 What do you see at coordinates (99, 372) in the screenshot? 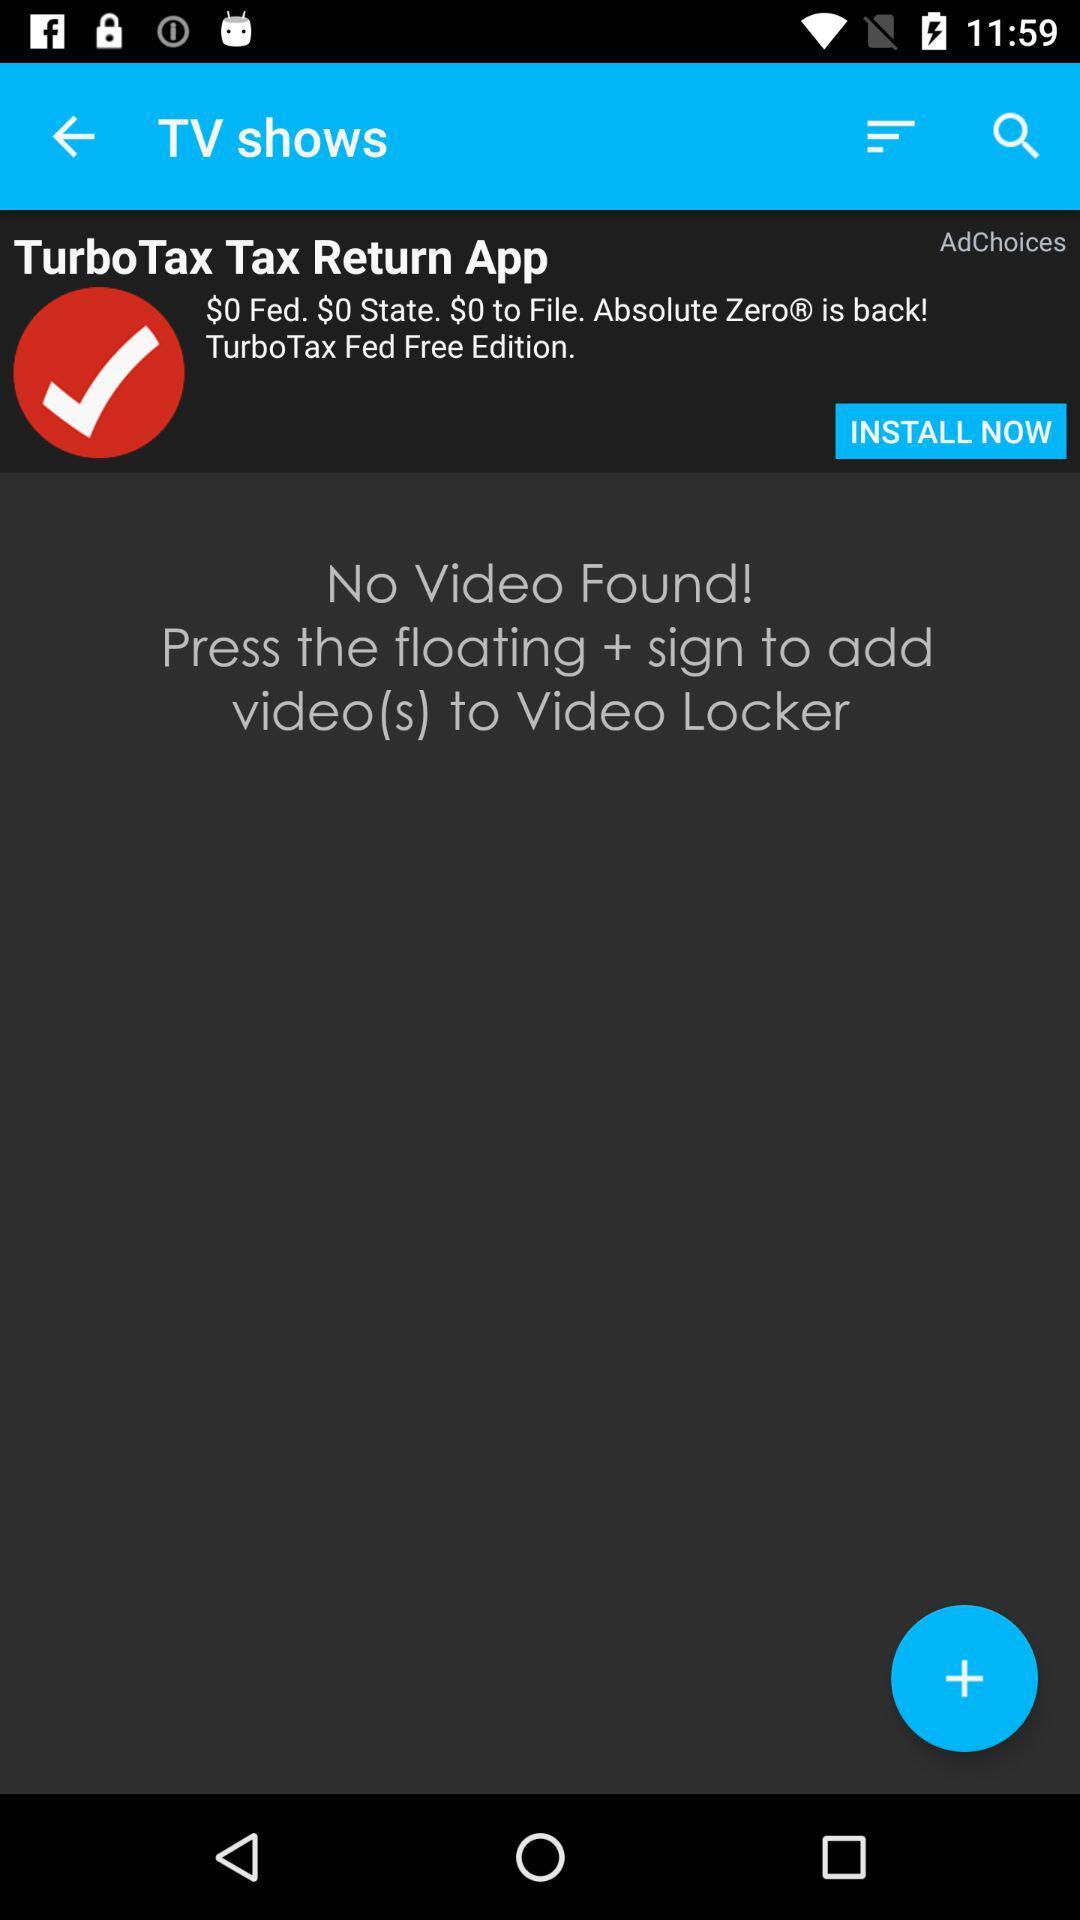
I see `the item below the turbotax tax return` at bounding box center [99, 372].